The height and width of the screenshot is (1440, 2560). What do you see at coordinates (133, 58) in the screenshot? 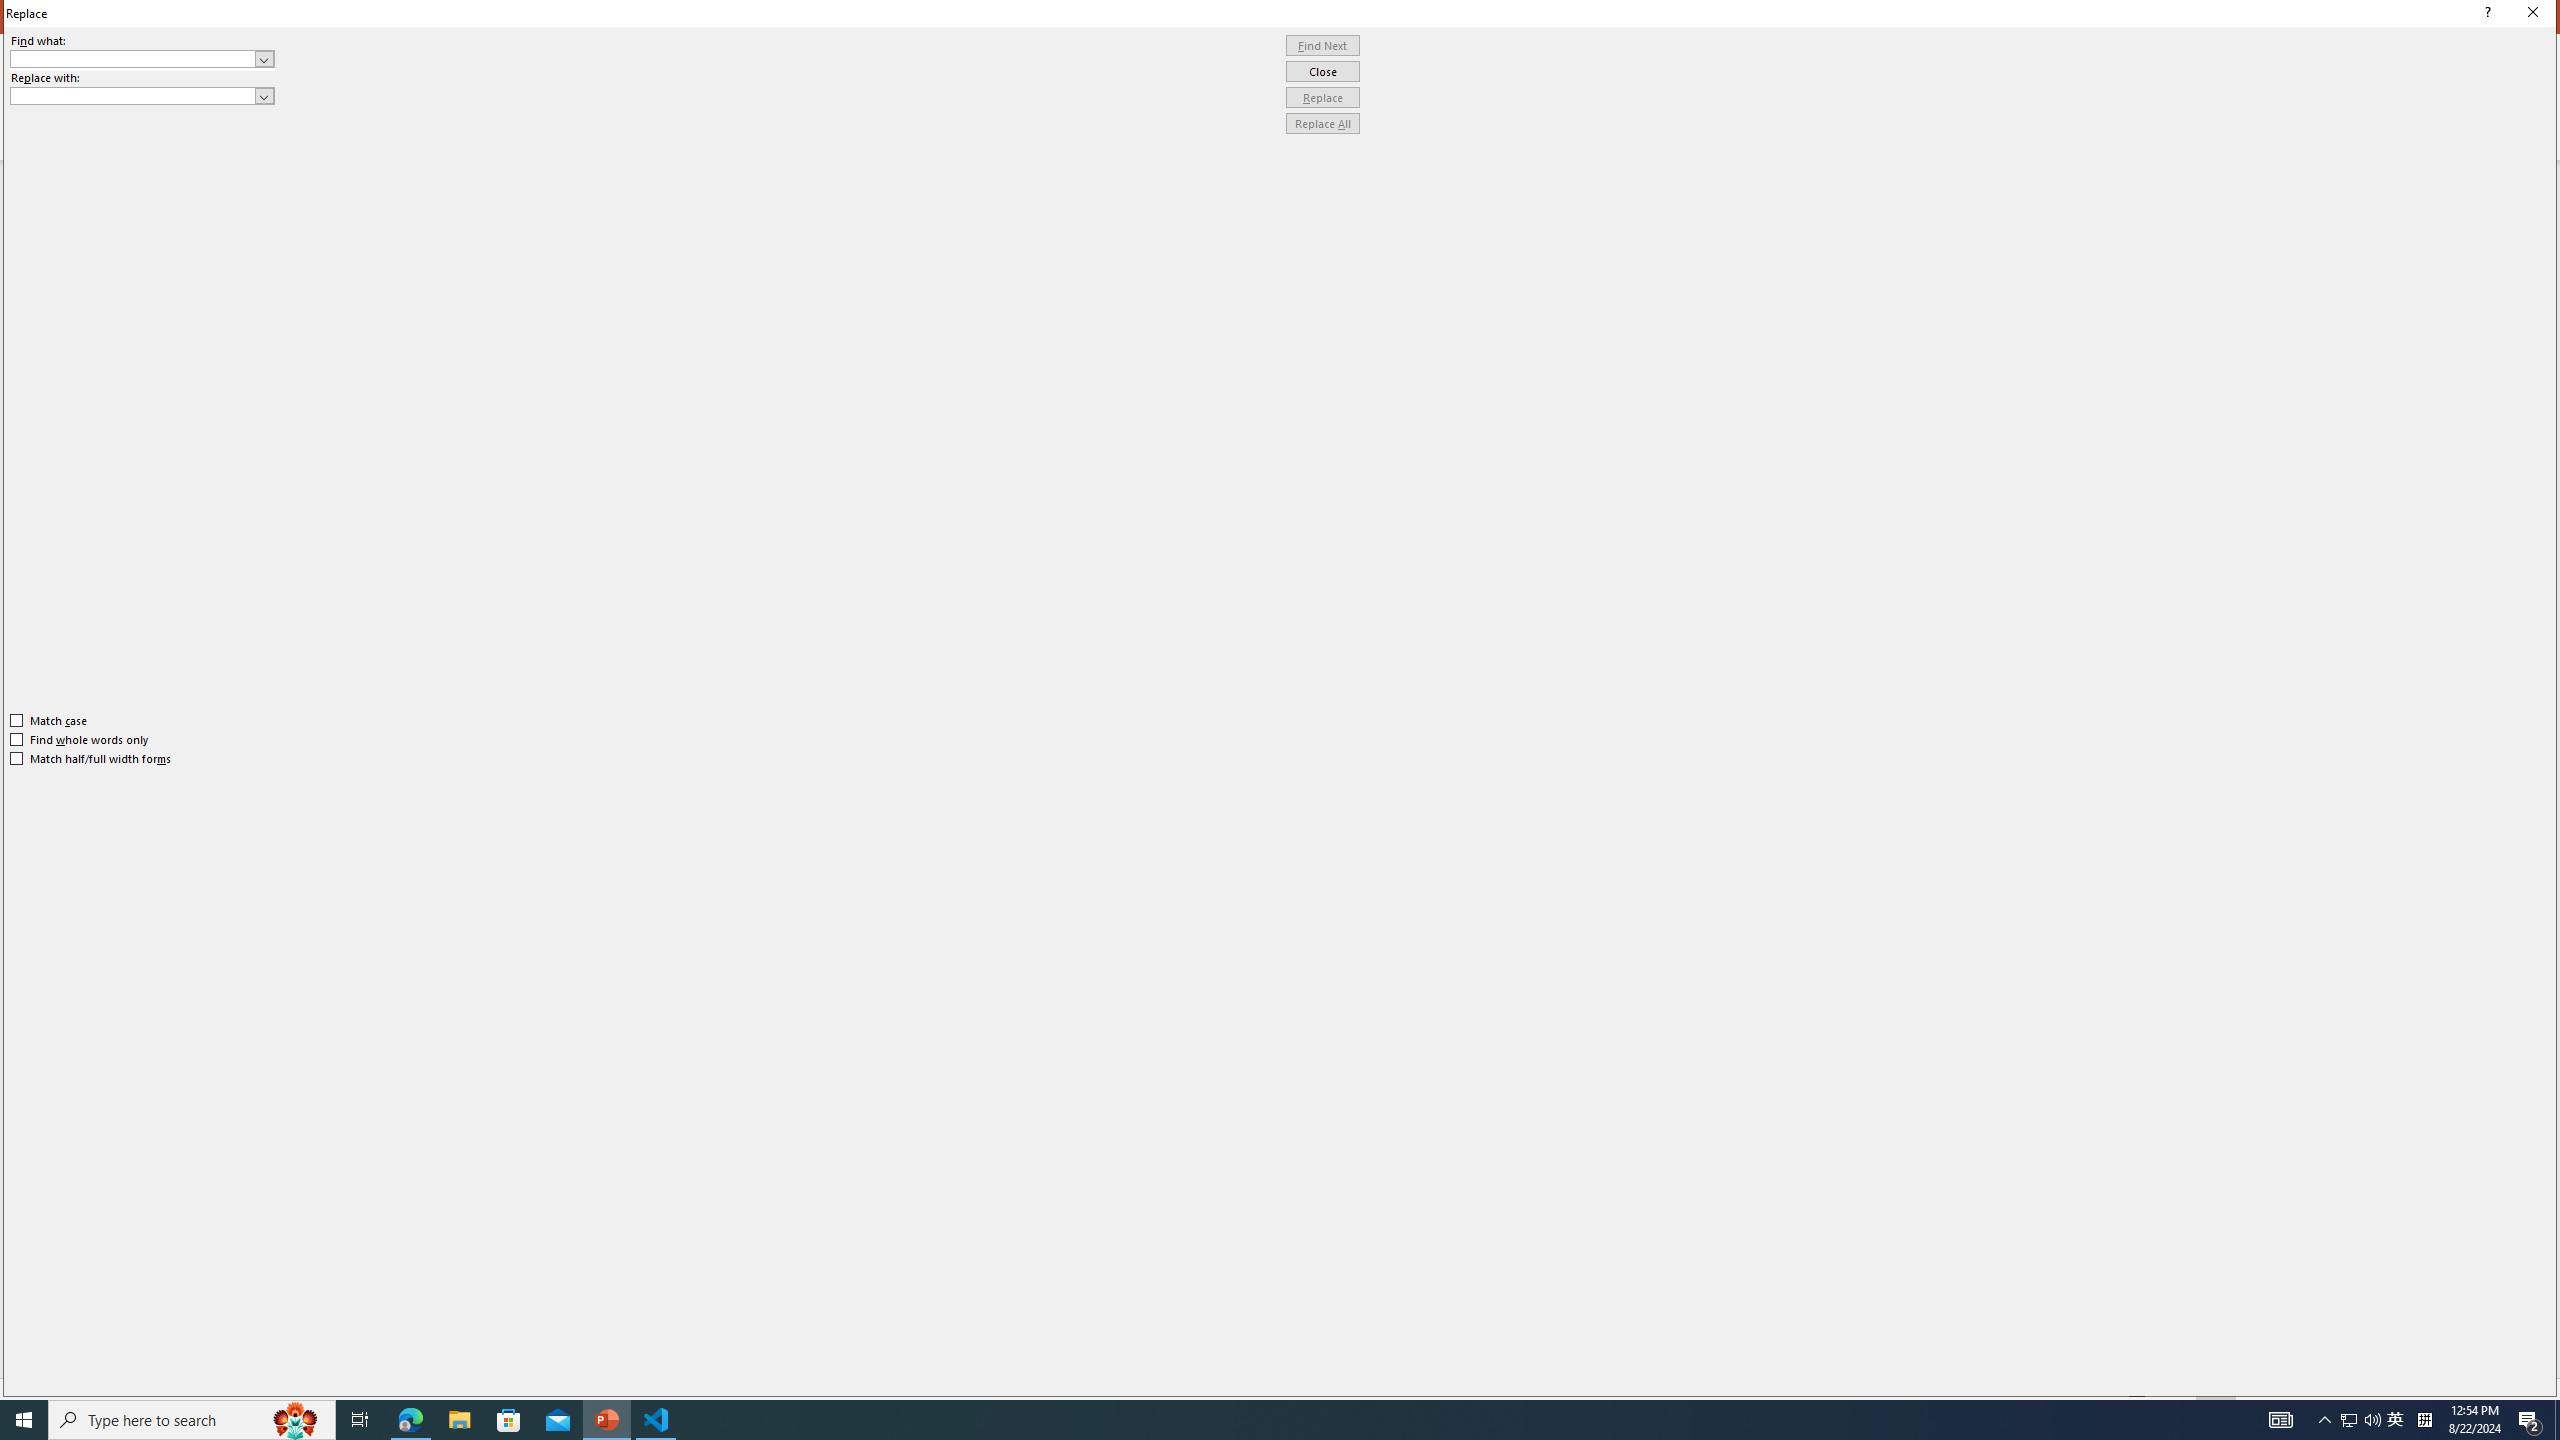
I see `'Find what'` at bounding box center [133, 58].